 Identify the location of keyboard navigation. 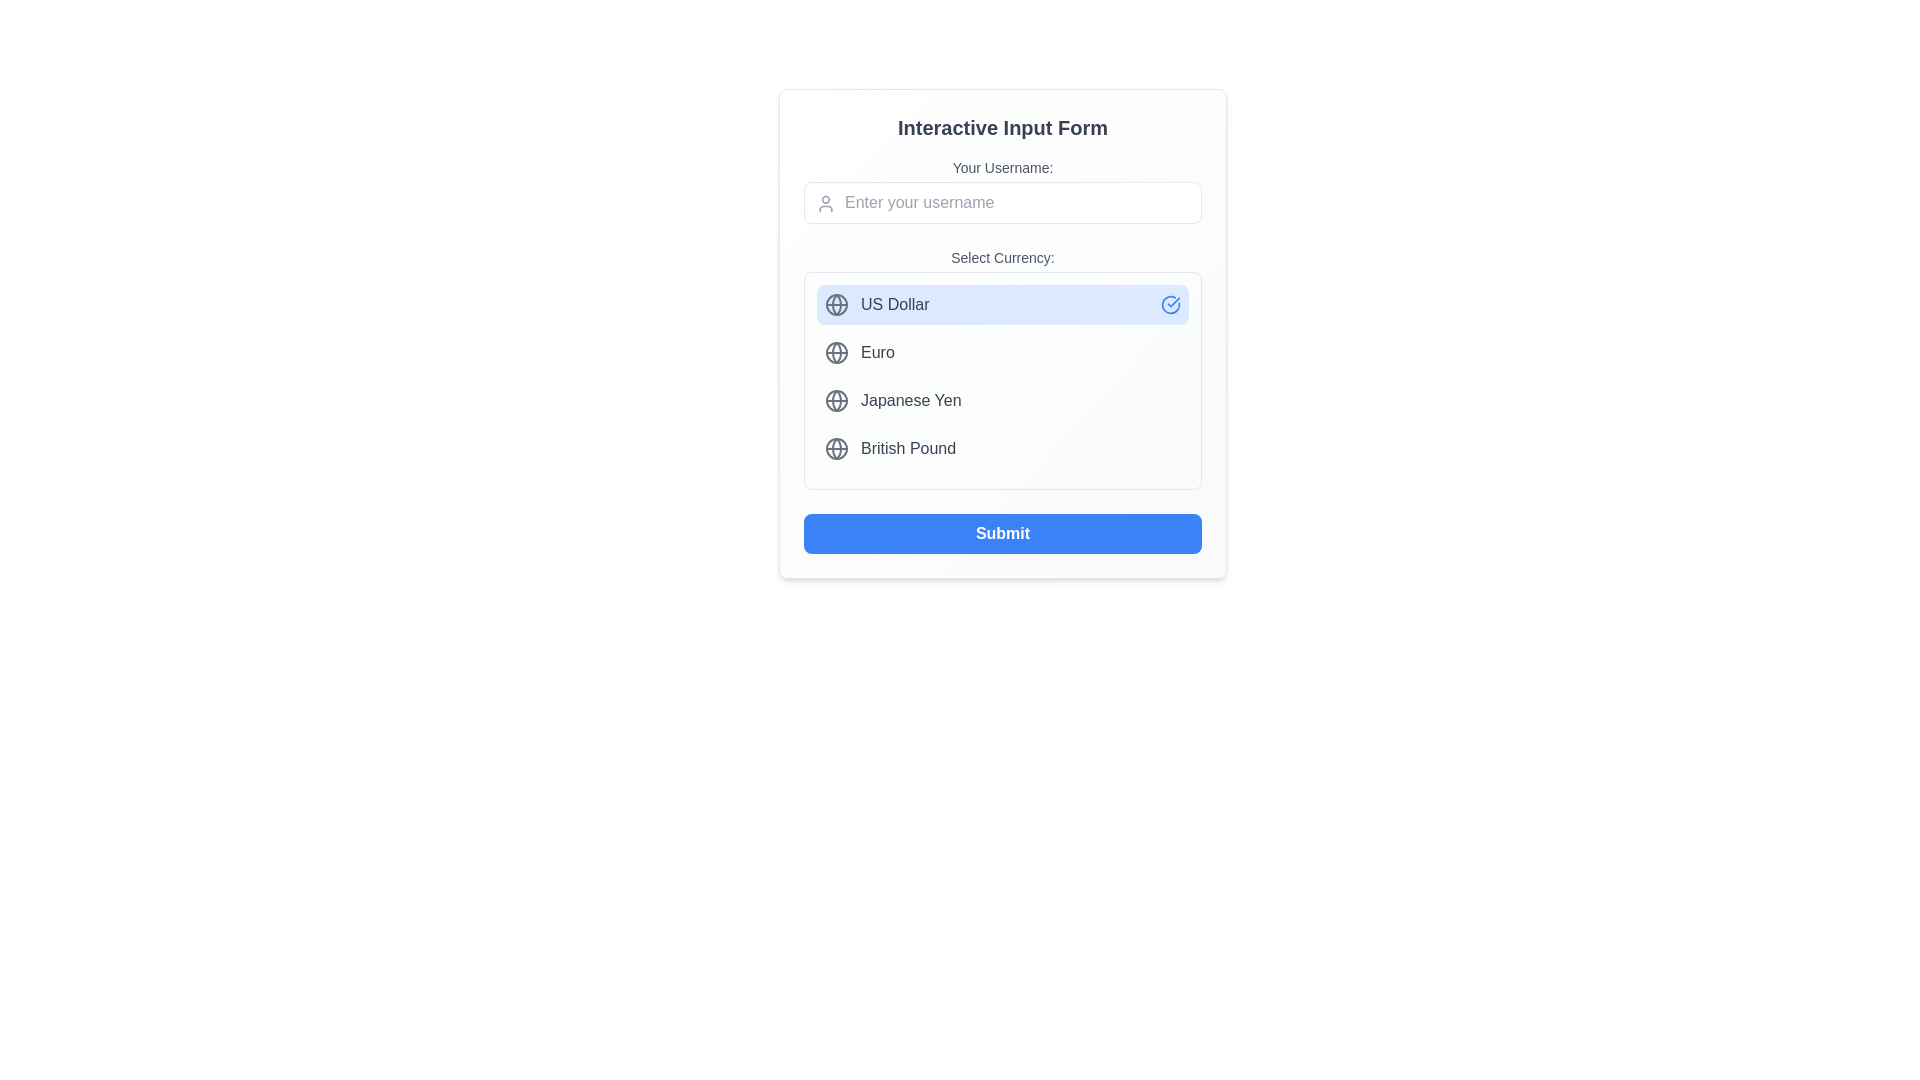
(1003, 191).